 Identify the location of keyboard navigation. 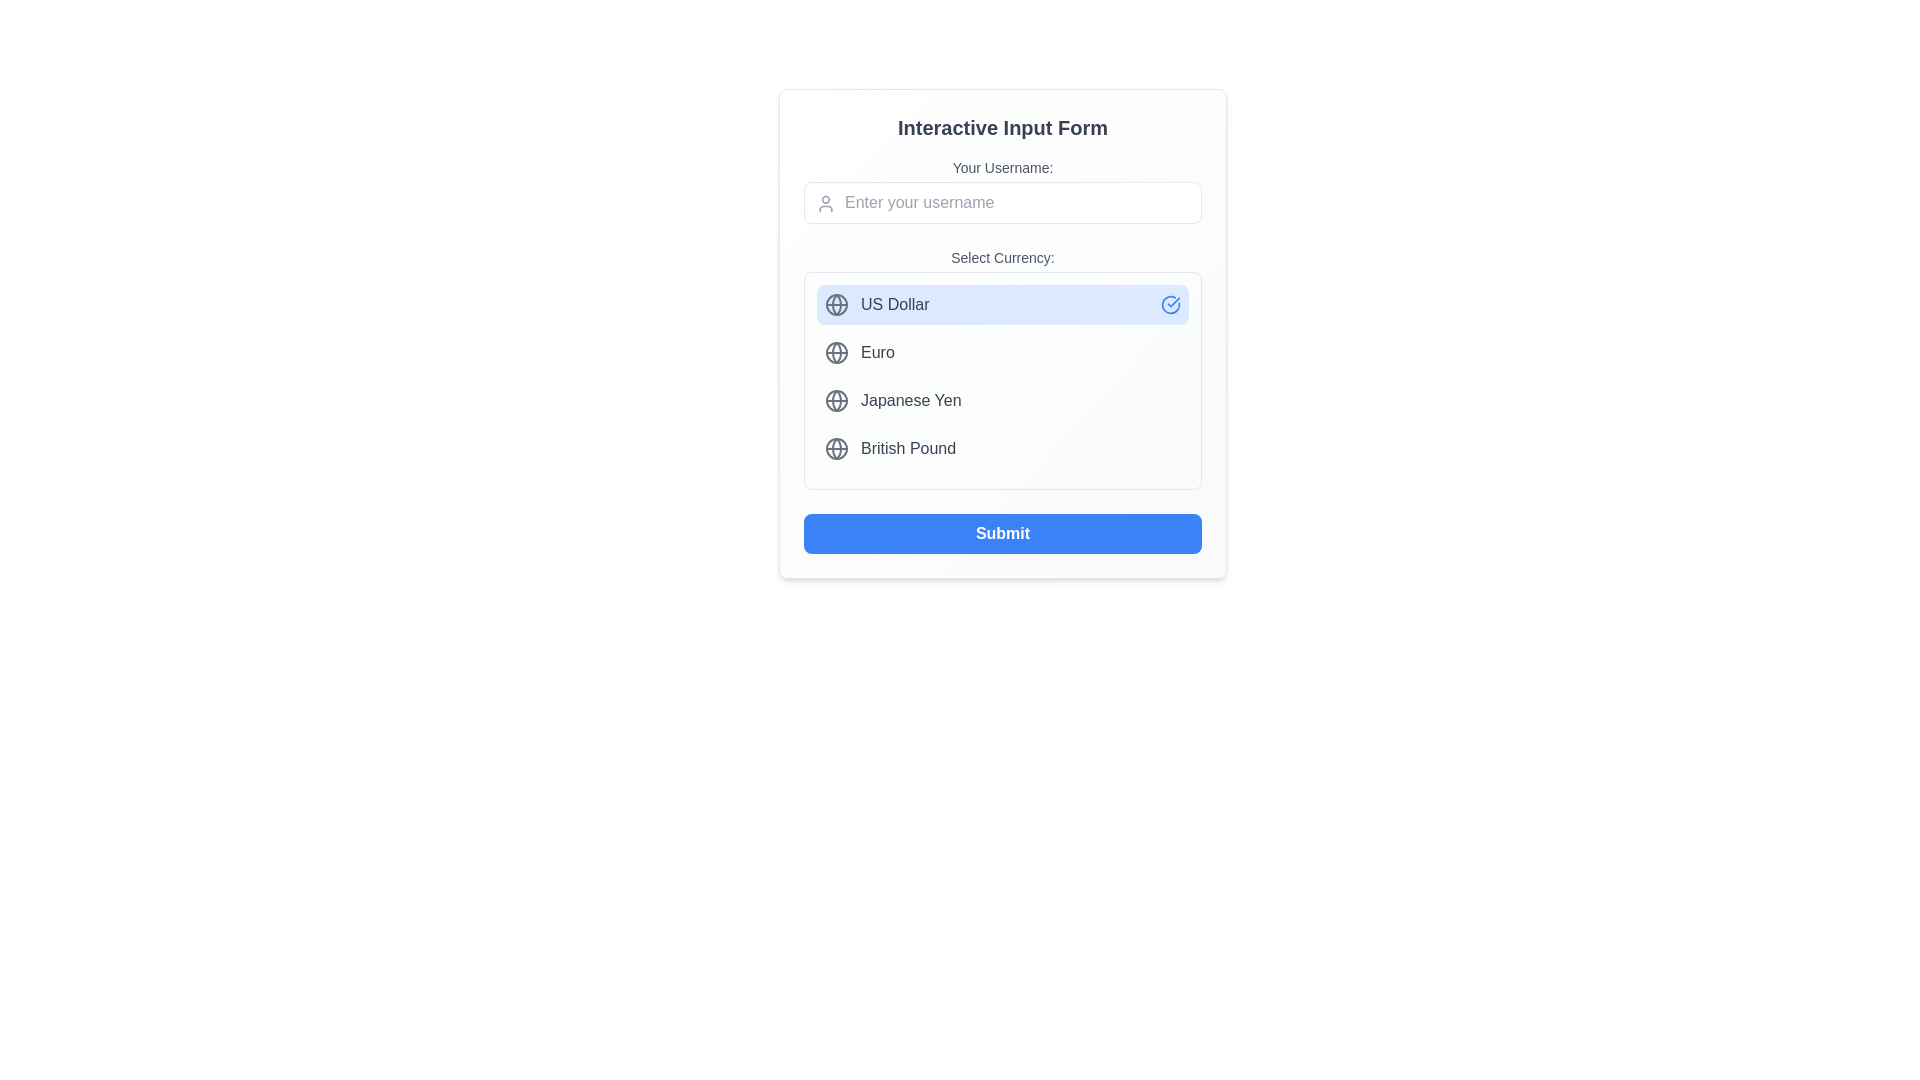
(1003, 191).